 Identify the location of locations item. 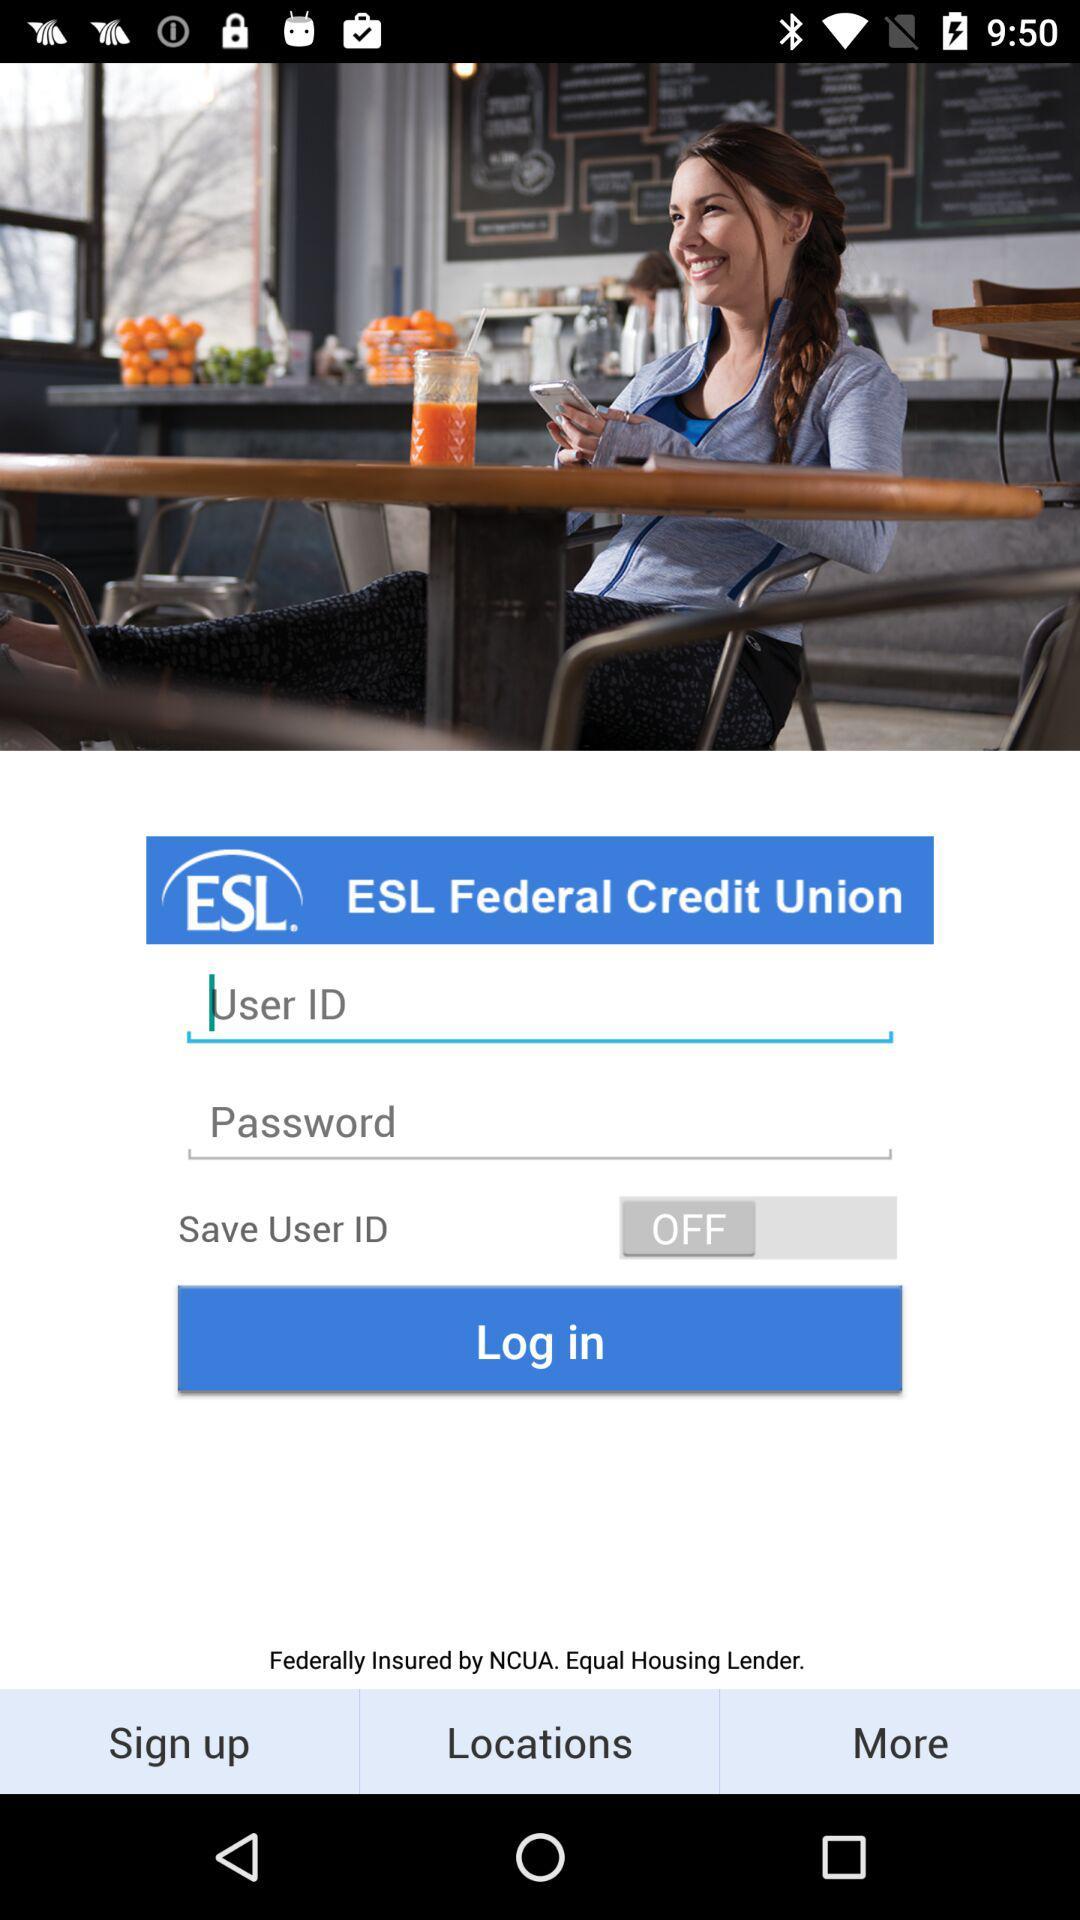
(538, 1740).